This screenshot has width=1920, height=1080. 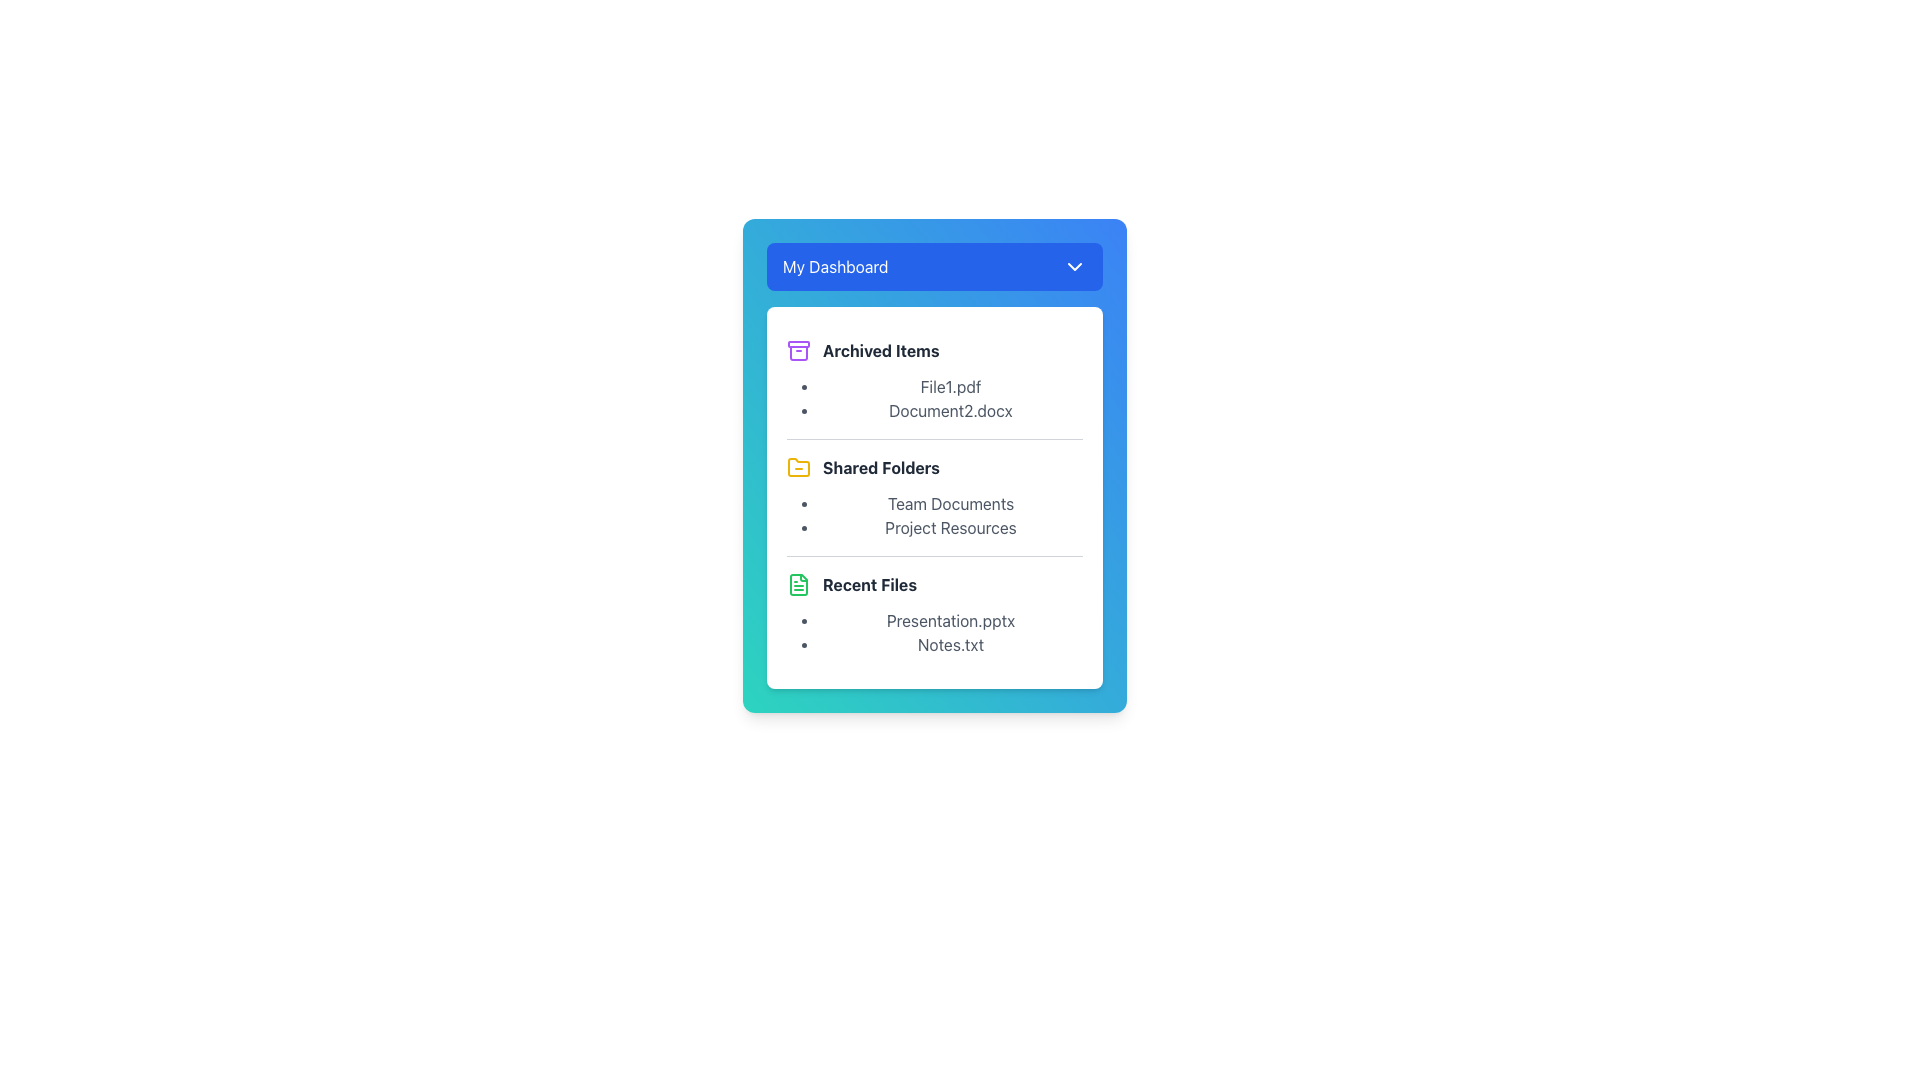 What do you see at coordinates (949, 644) in the screenshot?
I see `the 'Notes.txt' text item in the bulleted list under the 'Recent Files' section` at bounding box center [949, 644].